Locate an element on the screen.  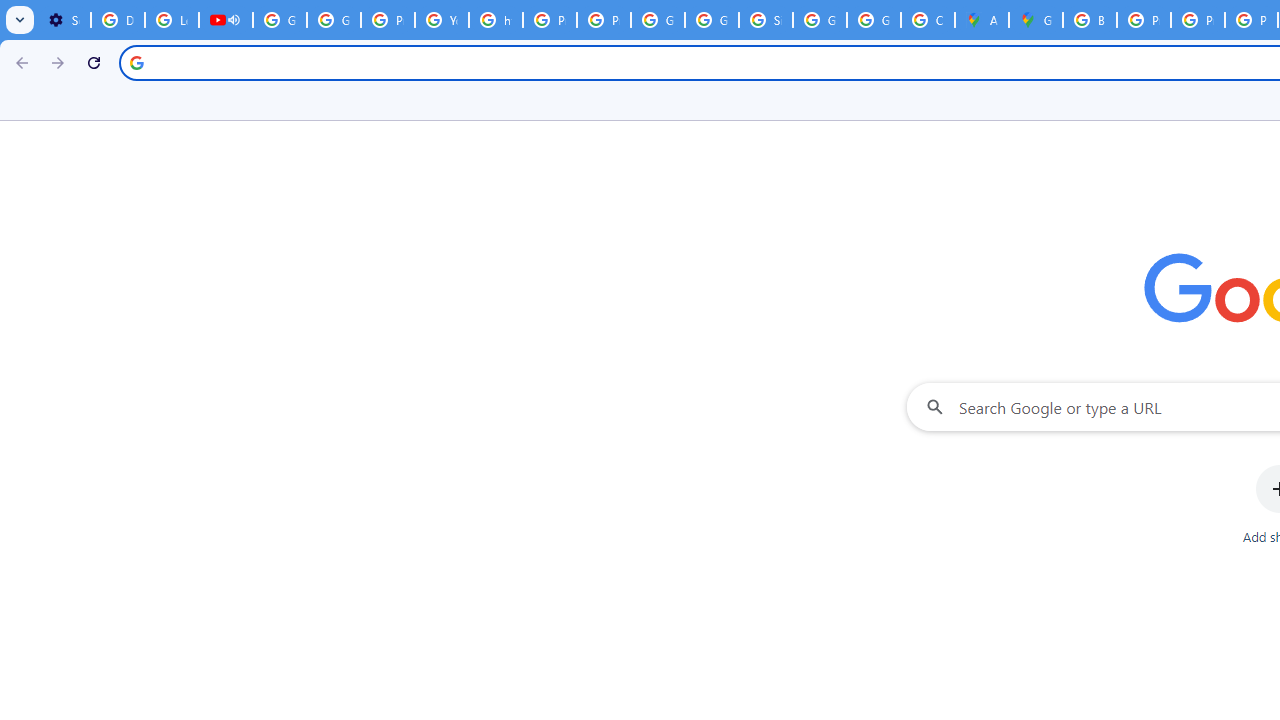
'Privacy Help Center - Policies Help' is located at coordinates (1144, 20).